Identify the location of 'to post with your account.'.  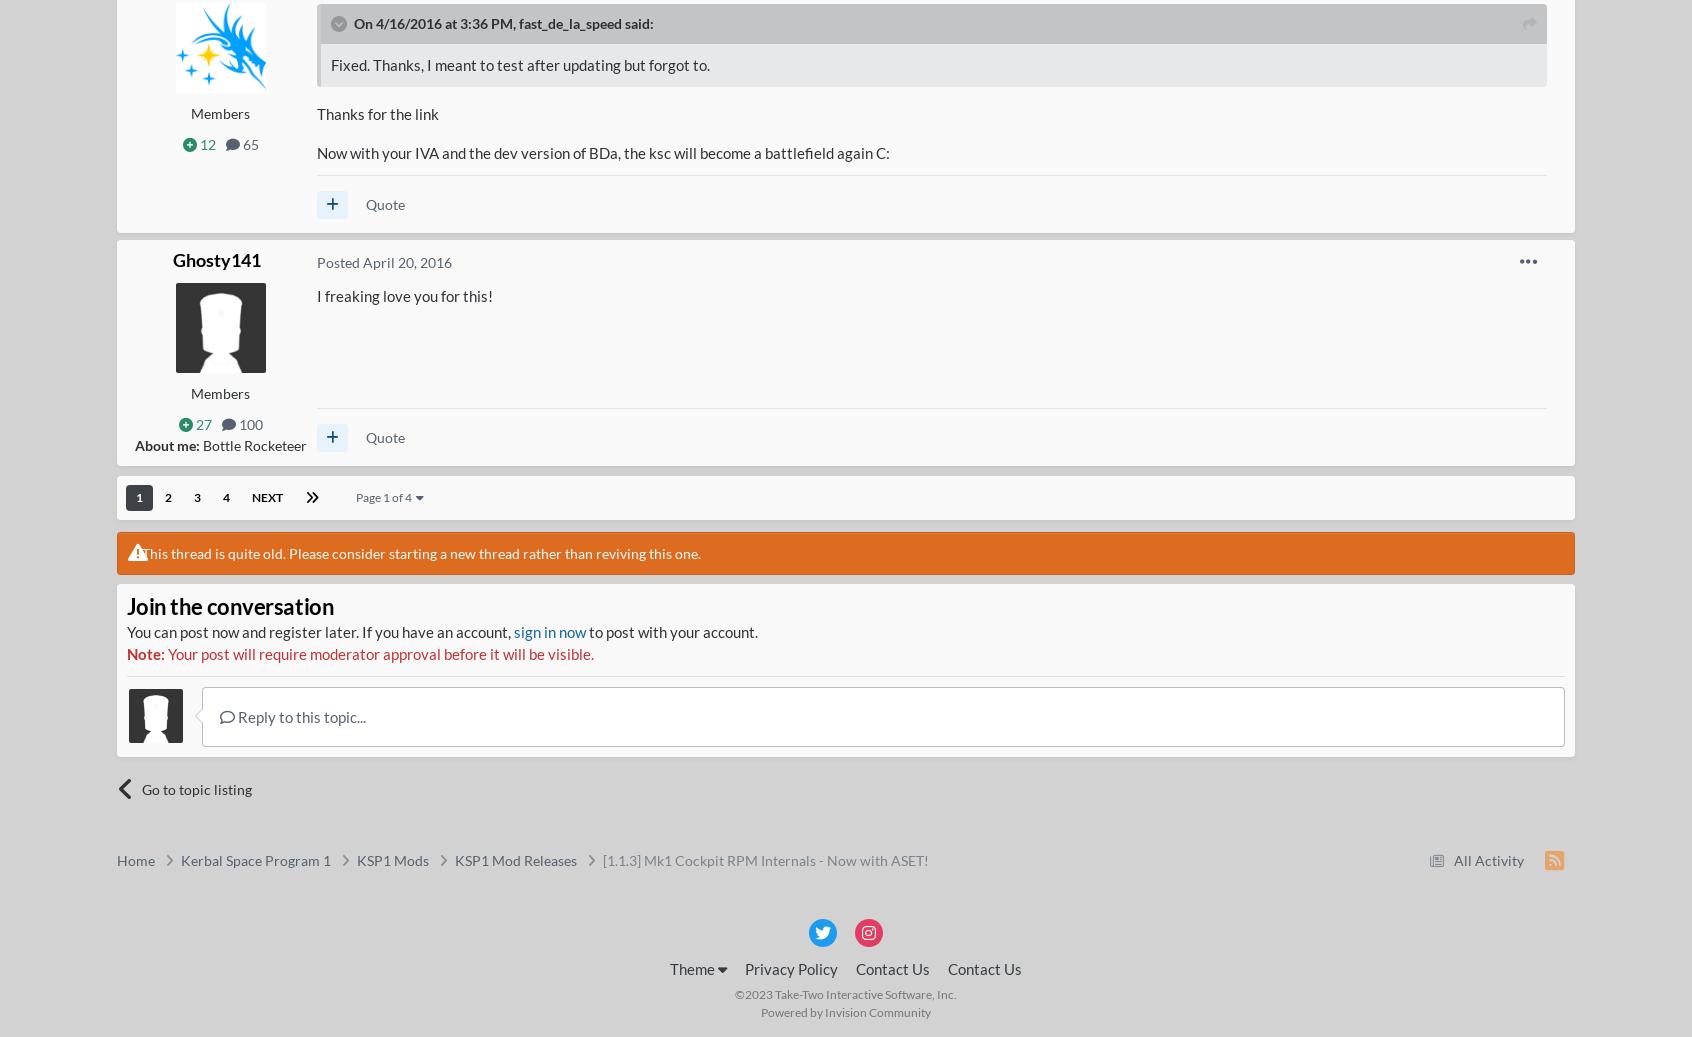
(671, 631).